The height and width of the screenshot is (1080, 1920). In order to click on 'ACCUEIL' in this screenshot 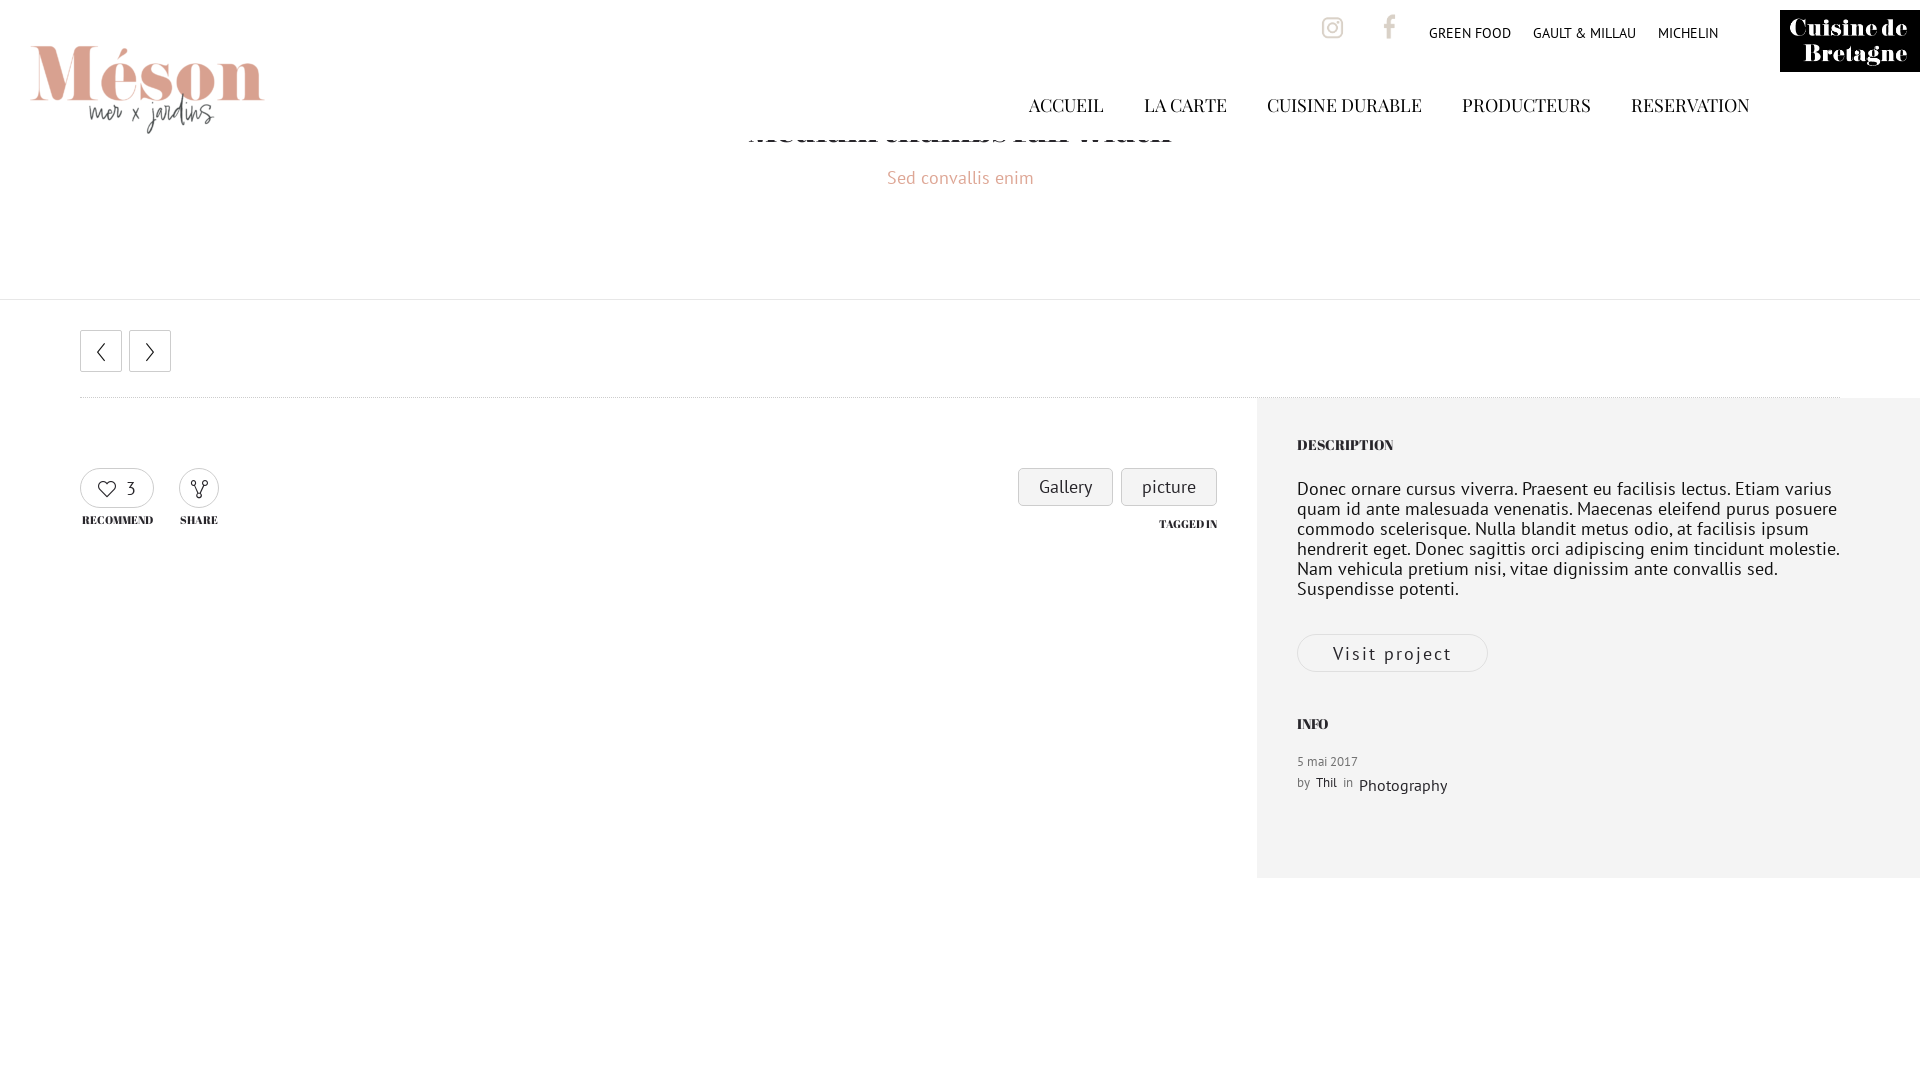, I will do `click(1065, 135)`.